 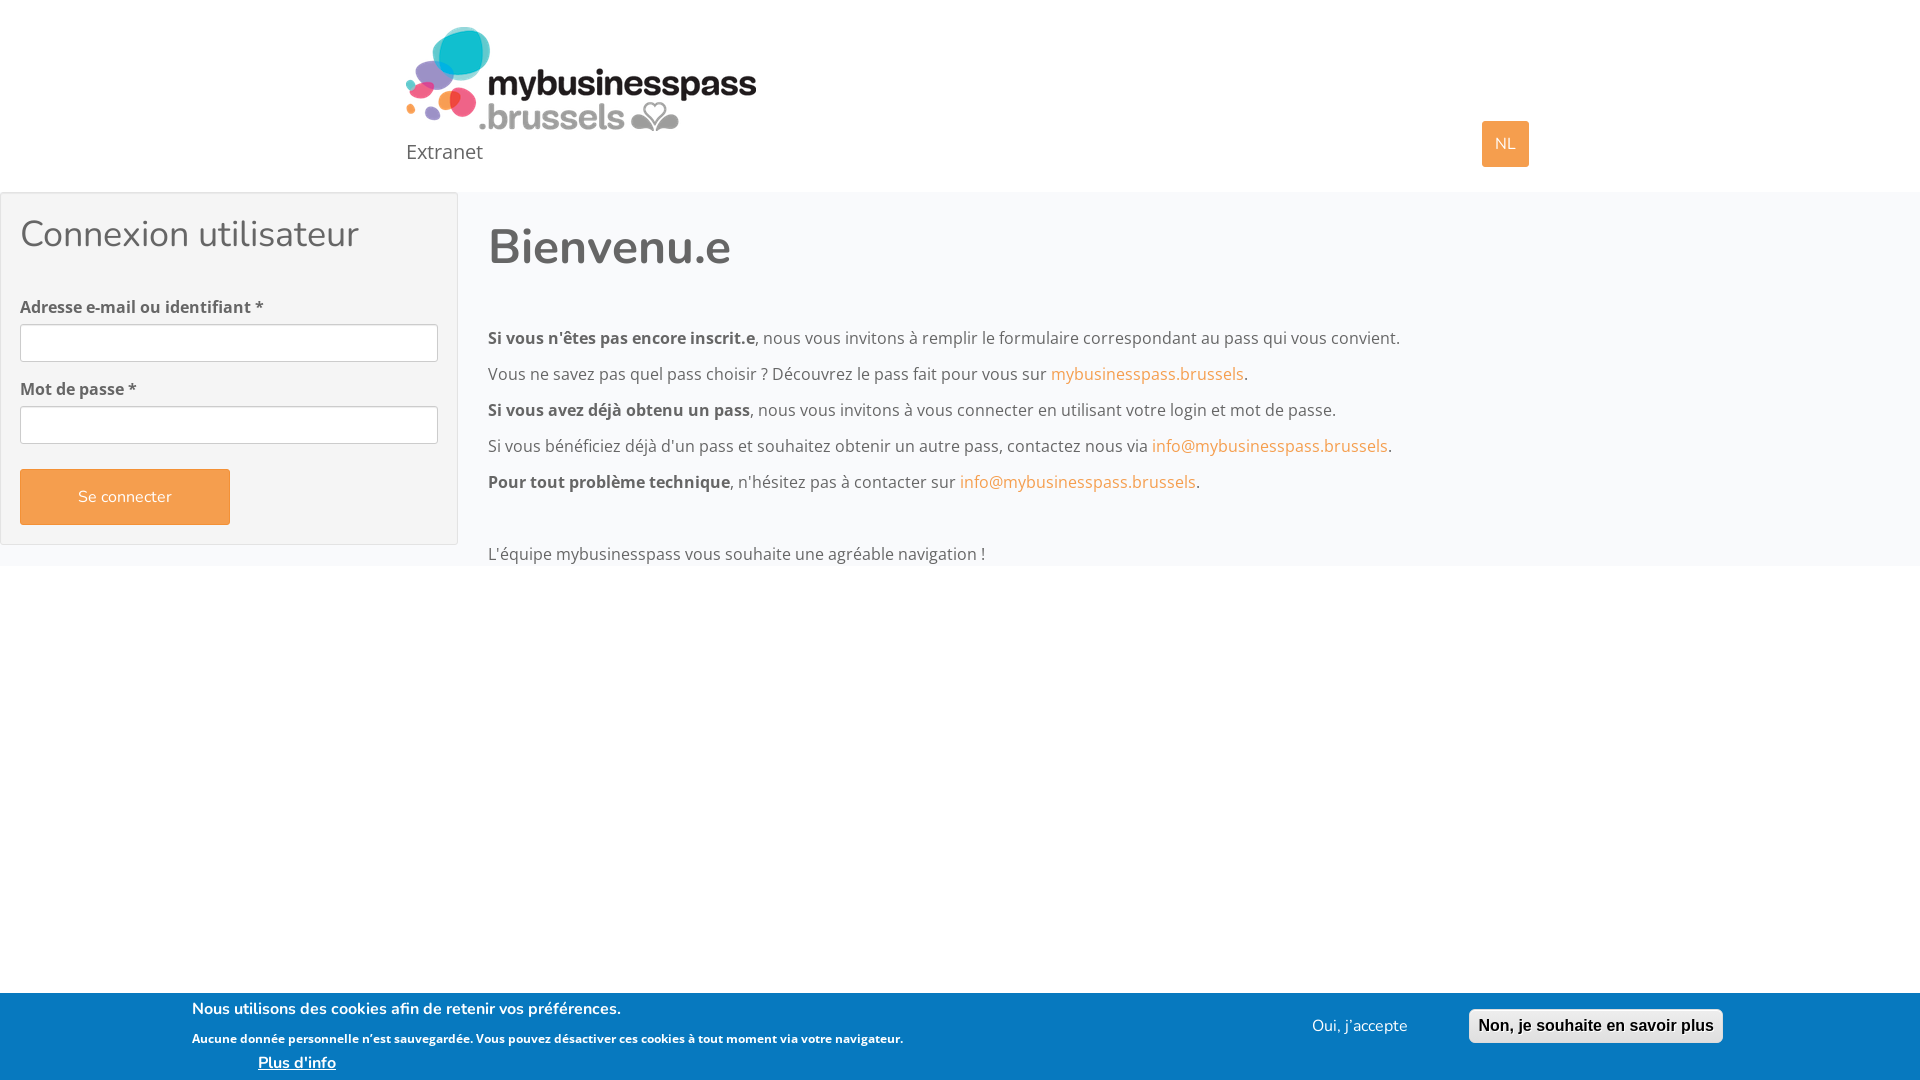 I want to click on 'Non, je souhaite en savoir plus', so click(x=1595, y=1026).